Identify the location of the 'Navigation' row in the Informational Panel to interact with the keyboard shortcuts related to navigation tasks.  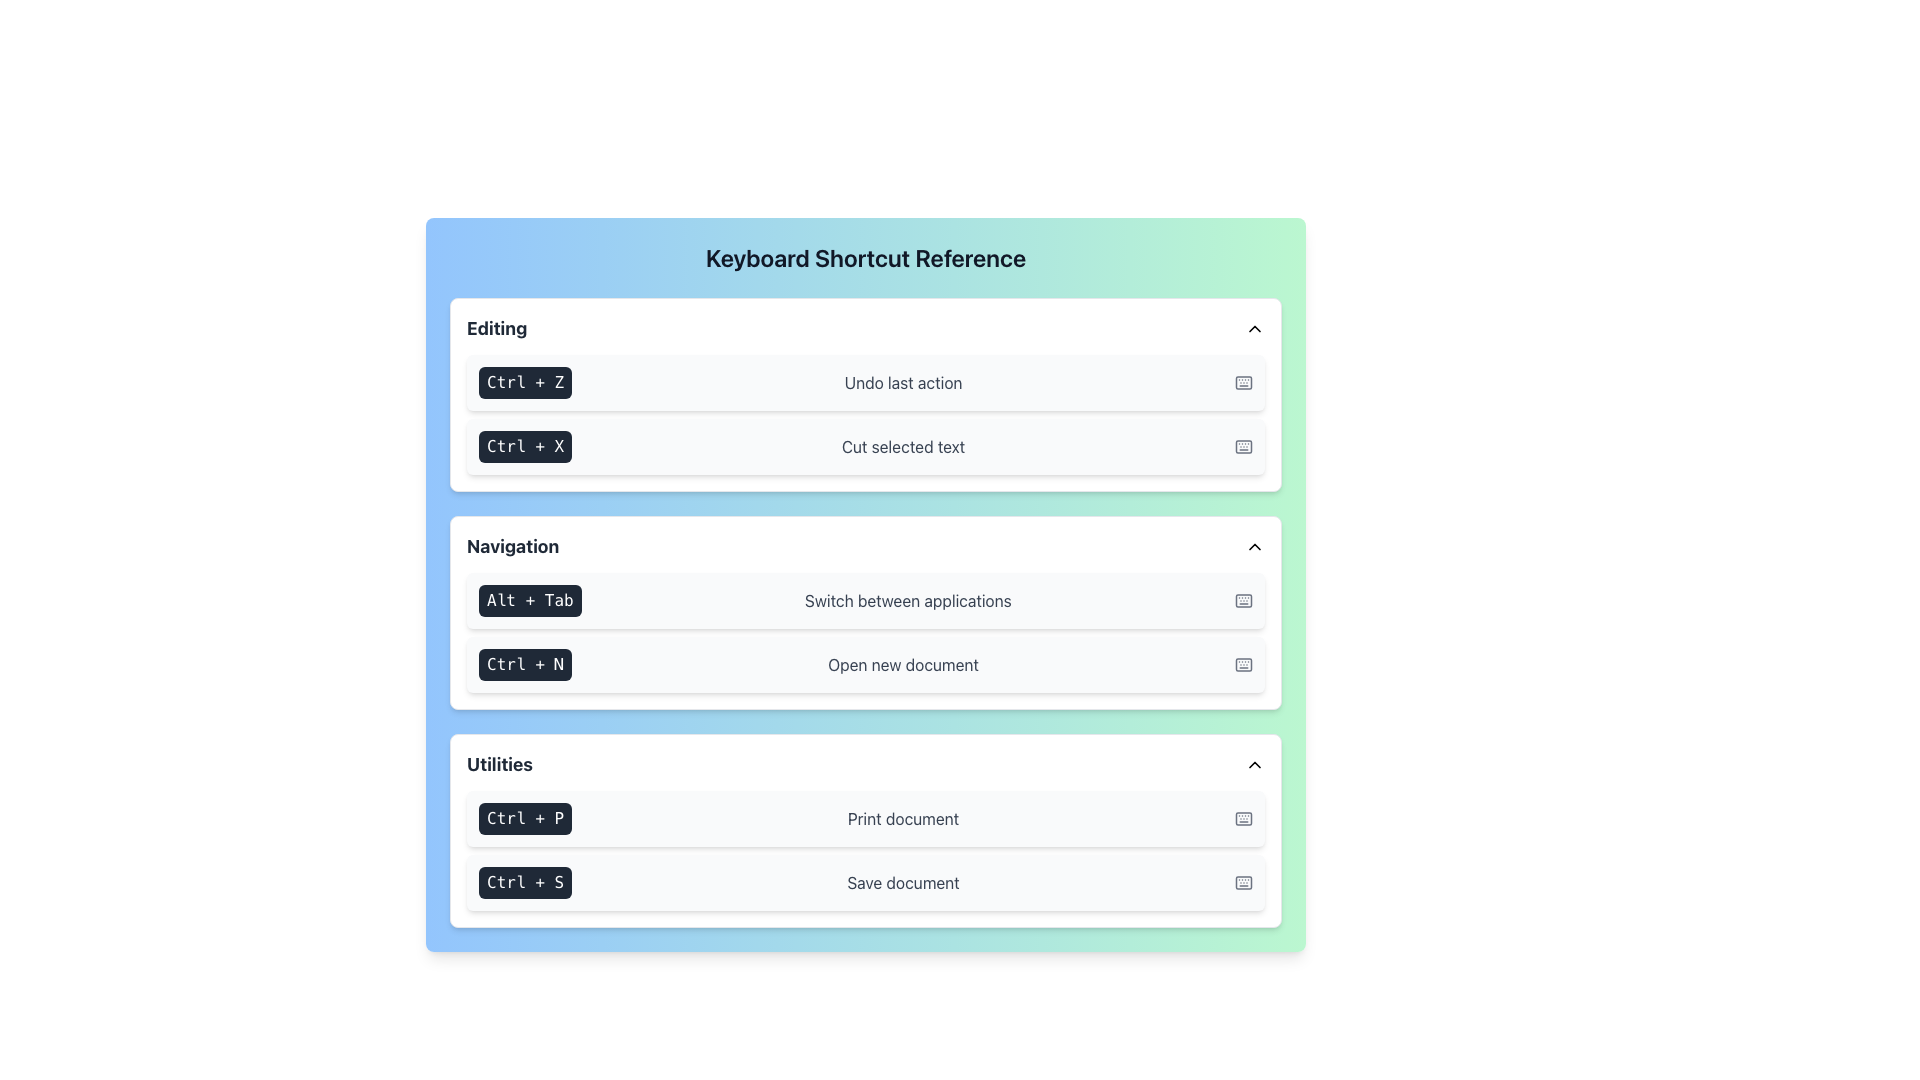
(865, 612).